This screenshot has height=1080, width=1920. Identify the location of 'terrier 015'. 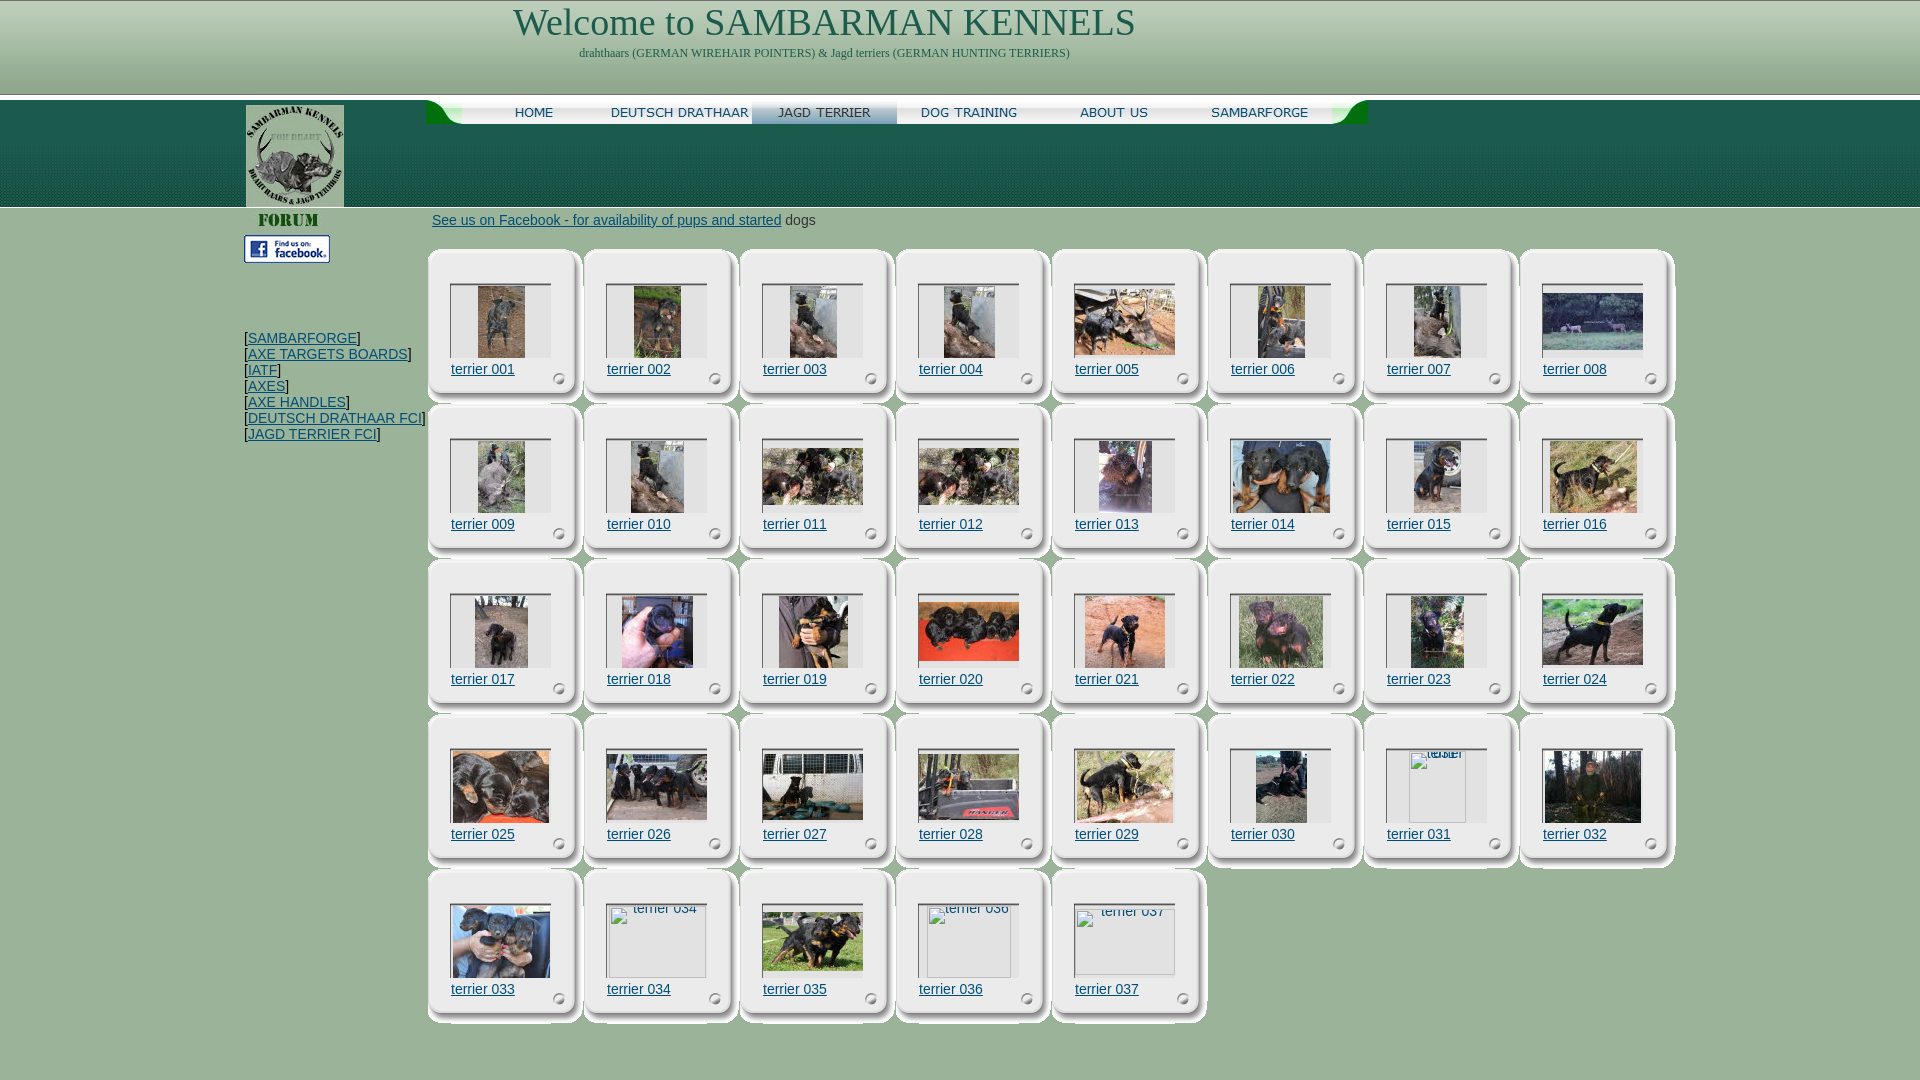
(1436, 477).